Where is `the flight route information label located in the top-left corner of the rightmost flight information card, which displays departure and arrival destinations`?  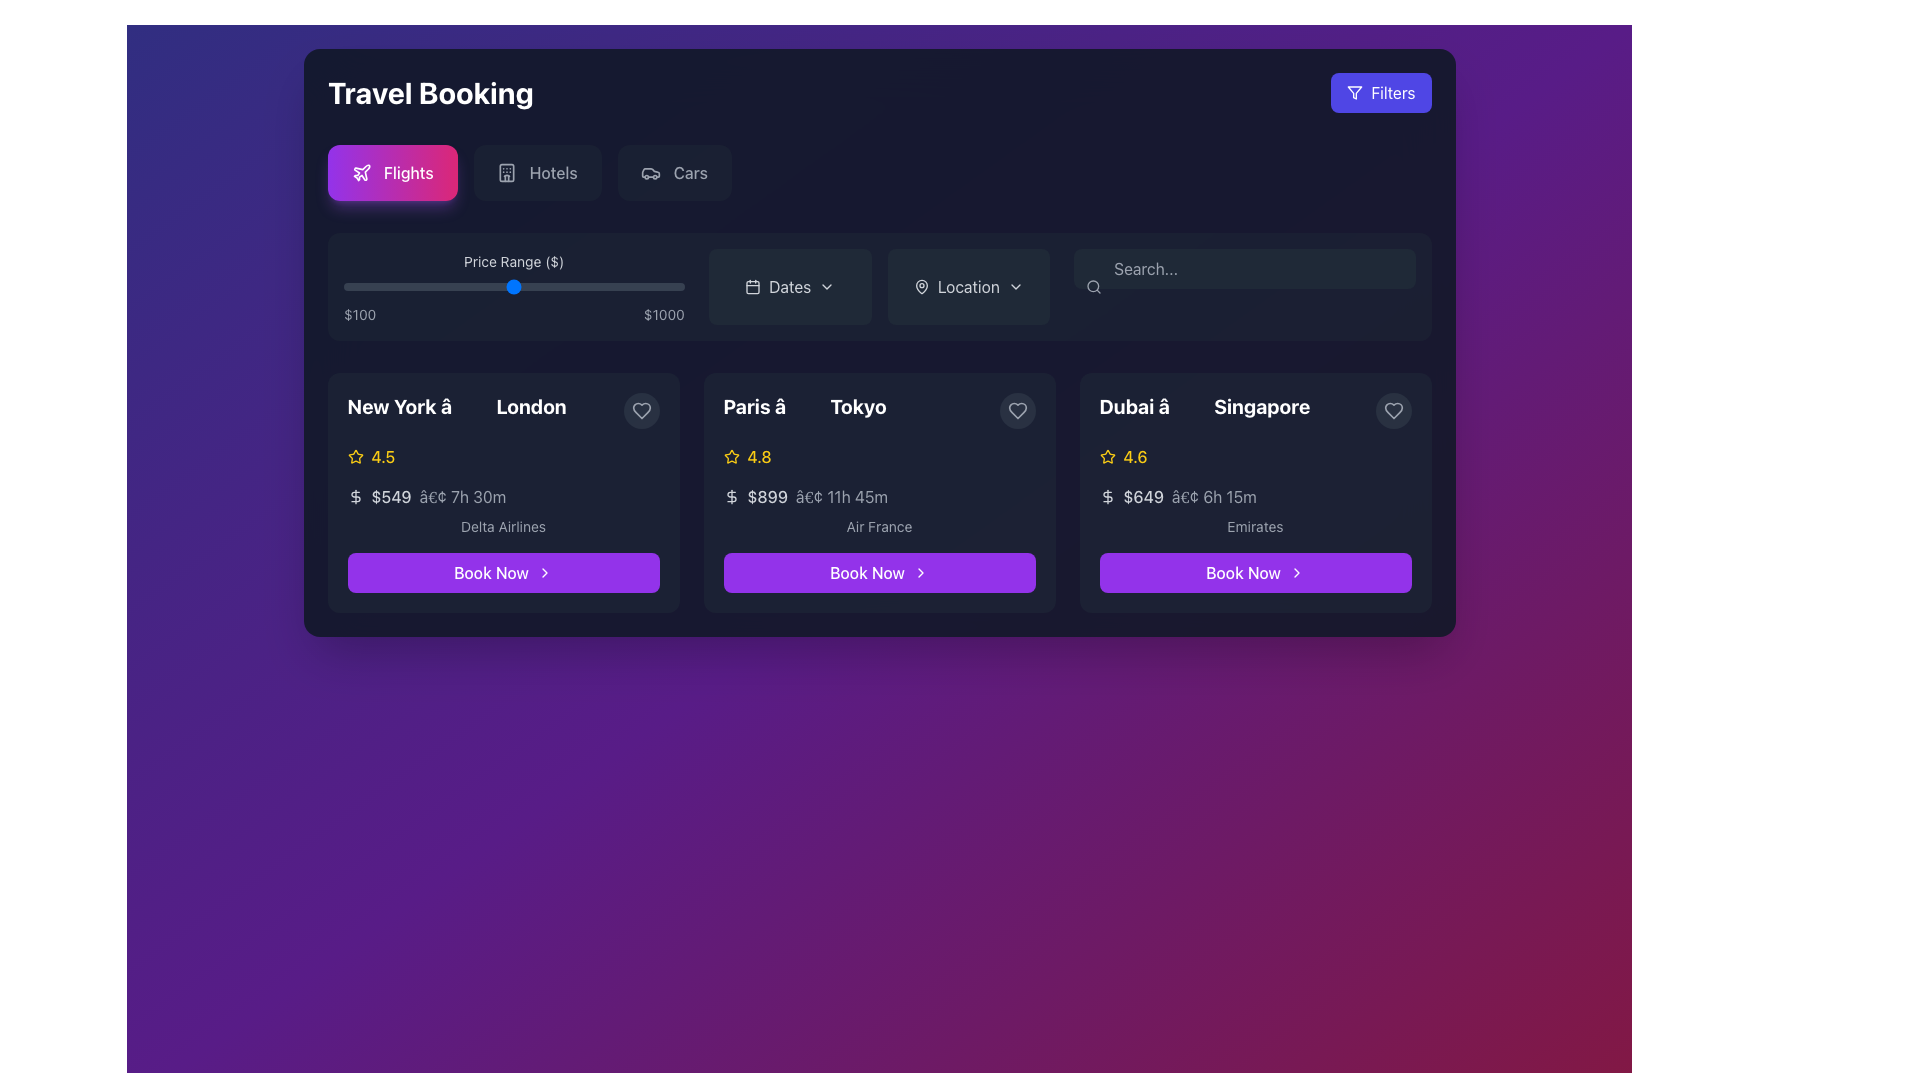
the flight route information label located in the top-left corner of the rightmost flight information card, which displays departure and arrival destinations is located at coordinates (1203, 406).